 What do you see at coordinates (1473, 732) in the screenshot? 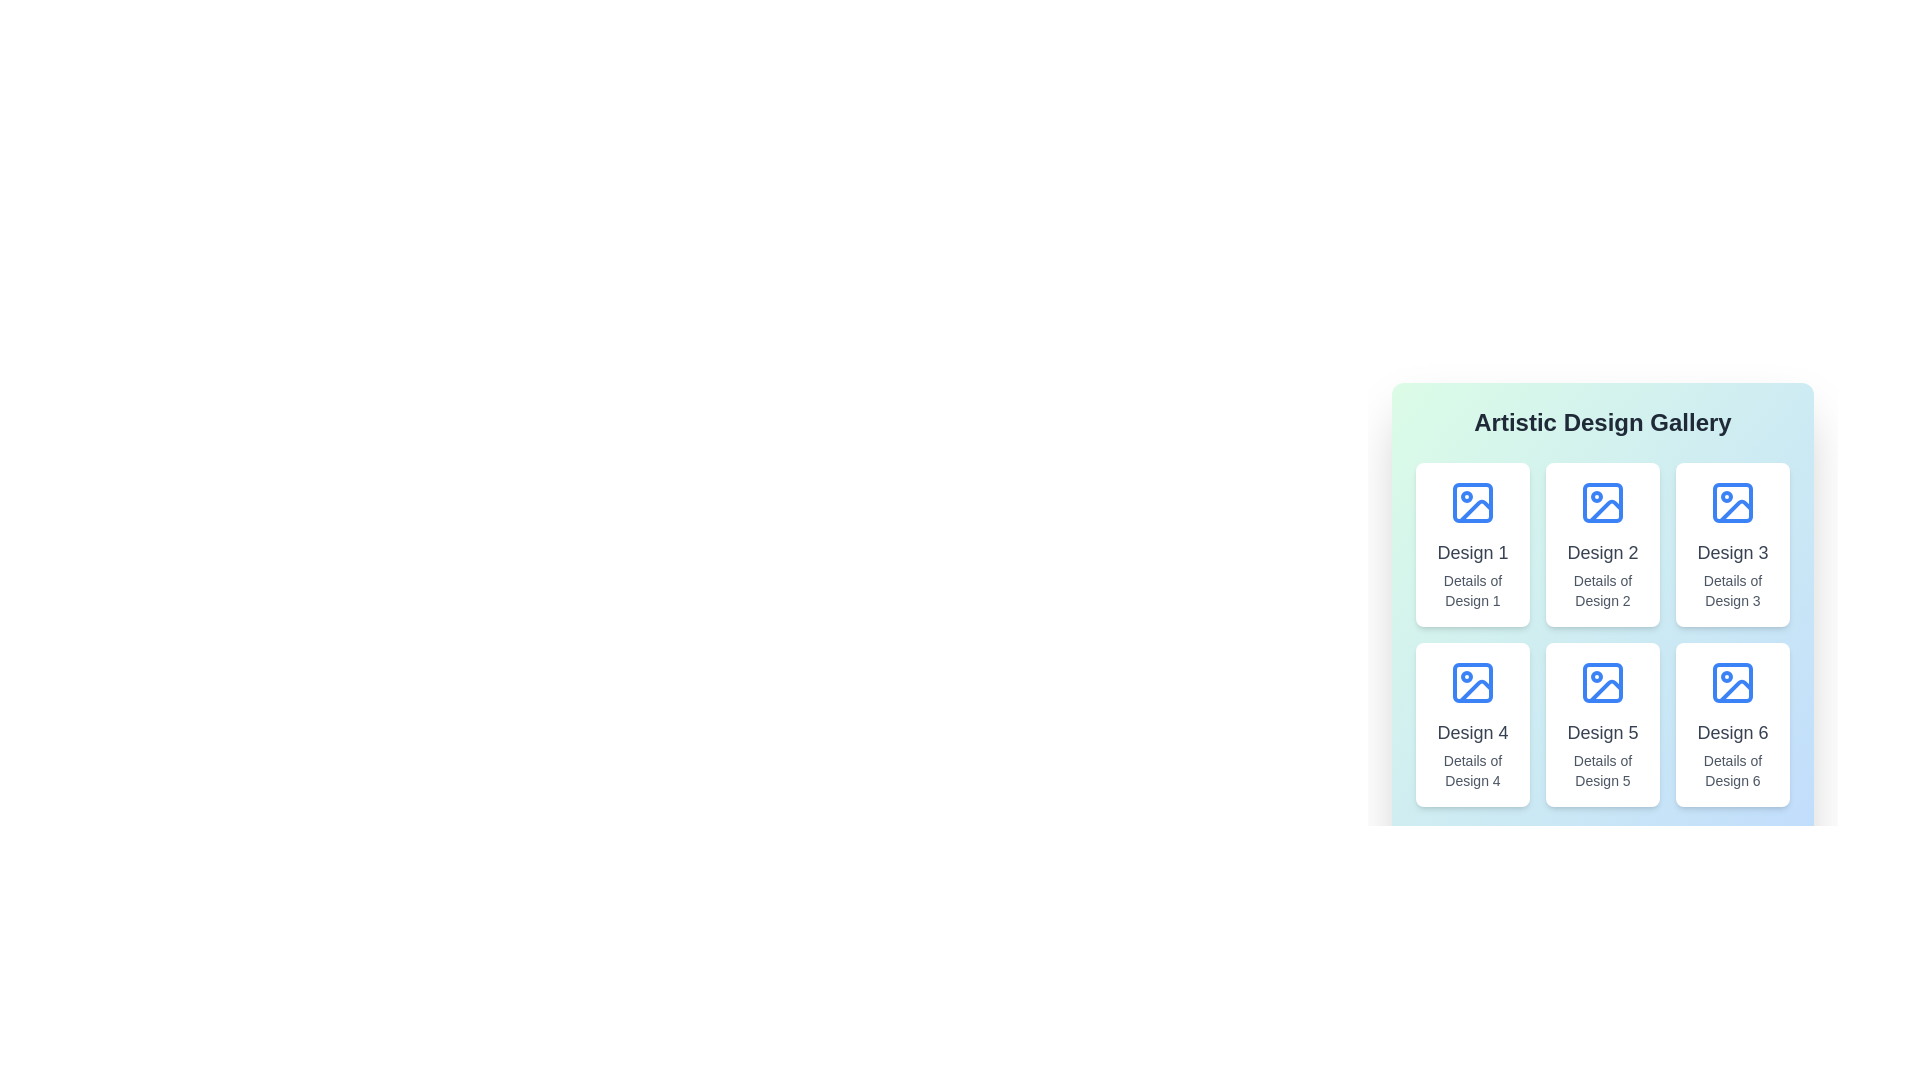
I see `title label located at the lower-left section of the card tile, positioned beneath an image-like icon and above the descriptive text 'Details of Design 4'` at bounding box center [1473, 732].